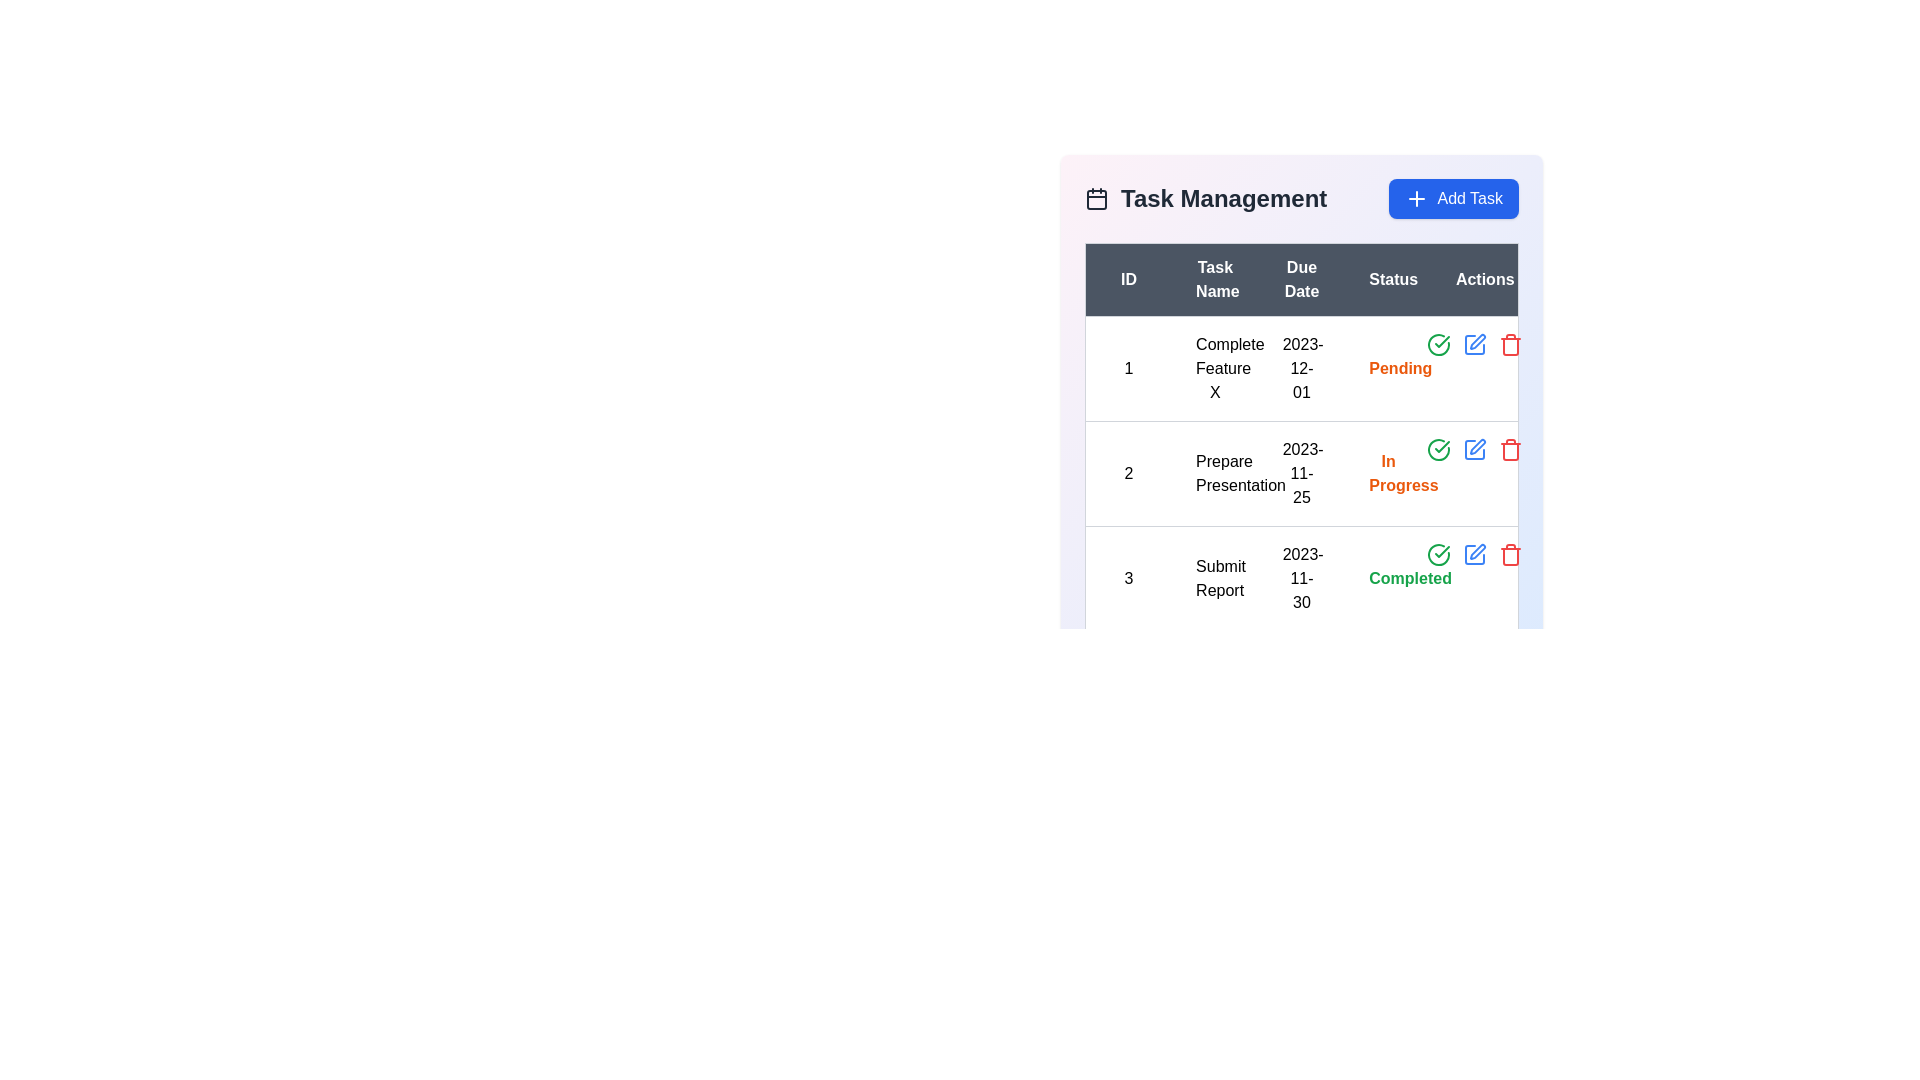 The image size is (1920, 1080). What do you see at coordinates (1454, 199) in the screenshot?
I see `the button located on the far right of the 'Task Management' header area, which is used` at bounding box center [1454, 199].